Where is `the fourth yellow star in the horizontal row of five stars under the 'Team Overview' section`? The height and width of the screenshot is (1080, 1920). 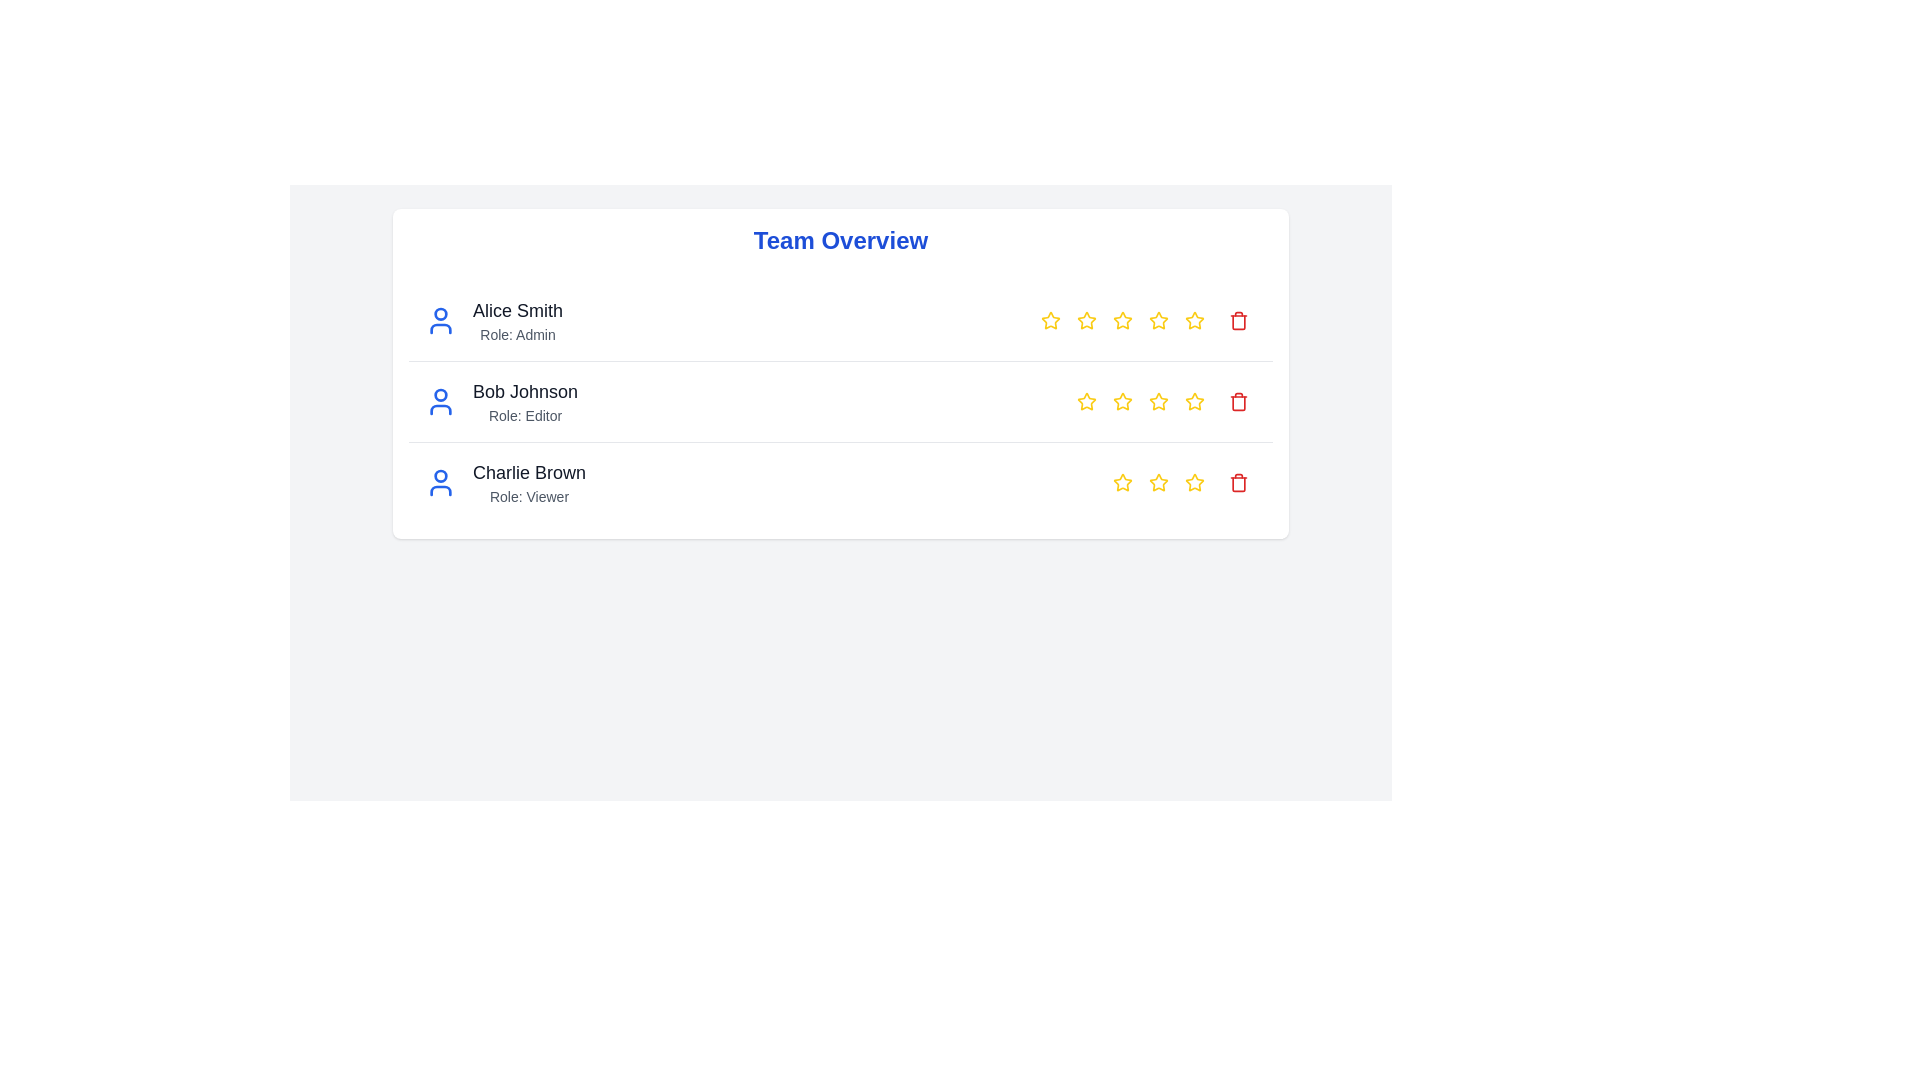 the fourth yellow star in the horizontal row of five stars under the 'Team Overview' section is located at coordinates (1123, 319).